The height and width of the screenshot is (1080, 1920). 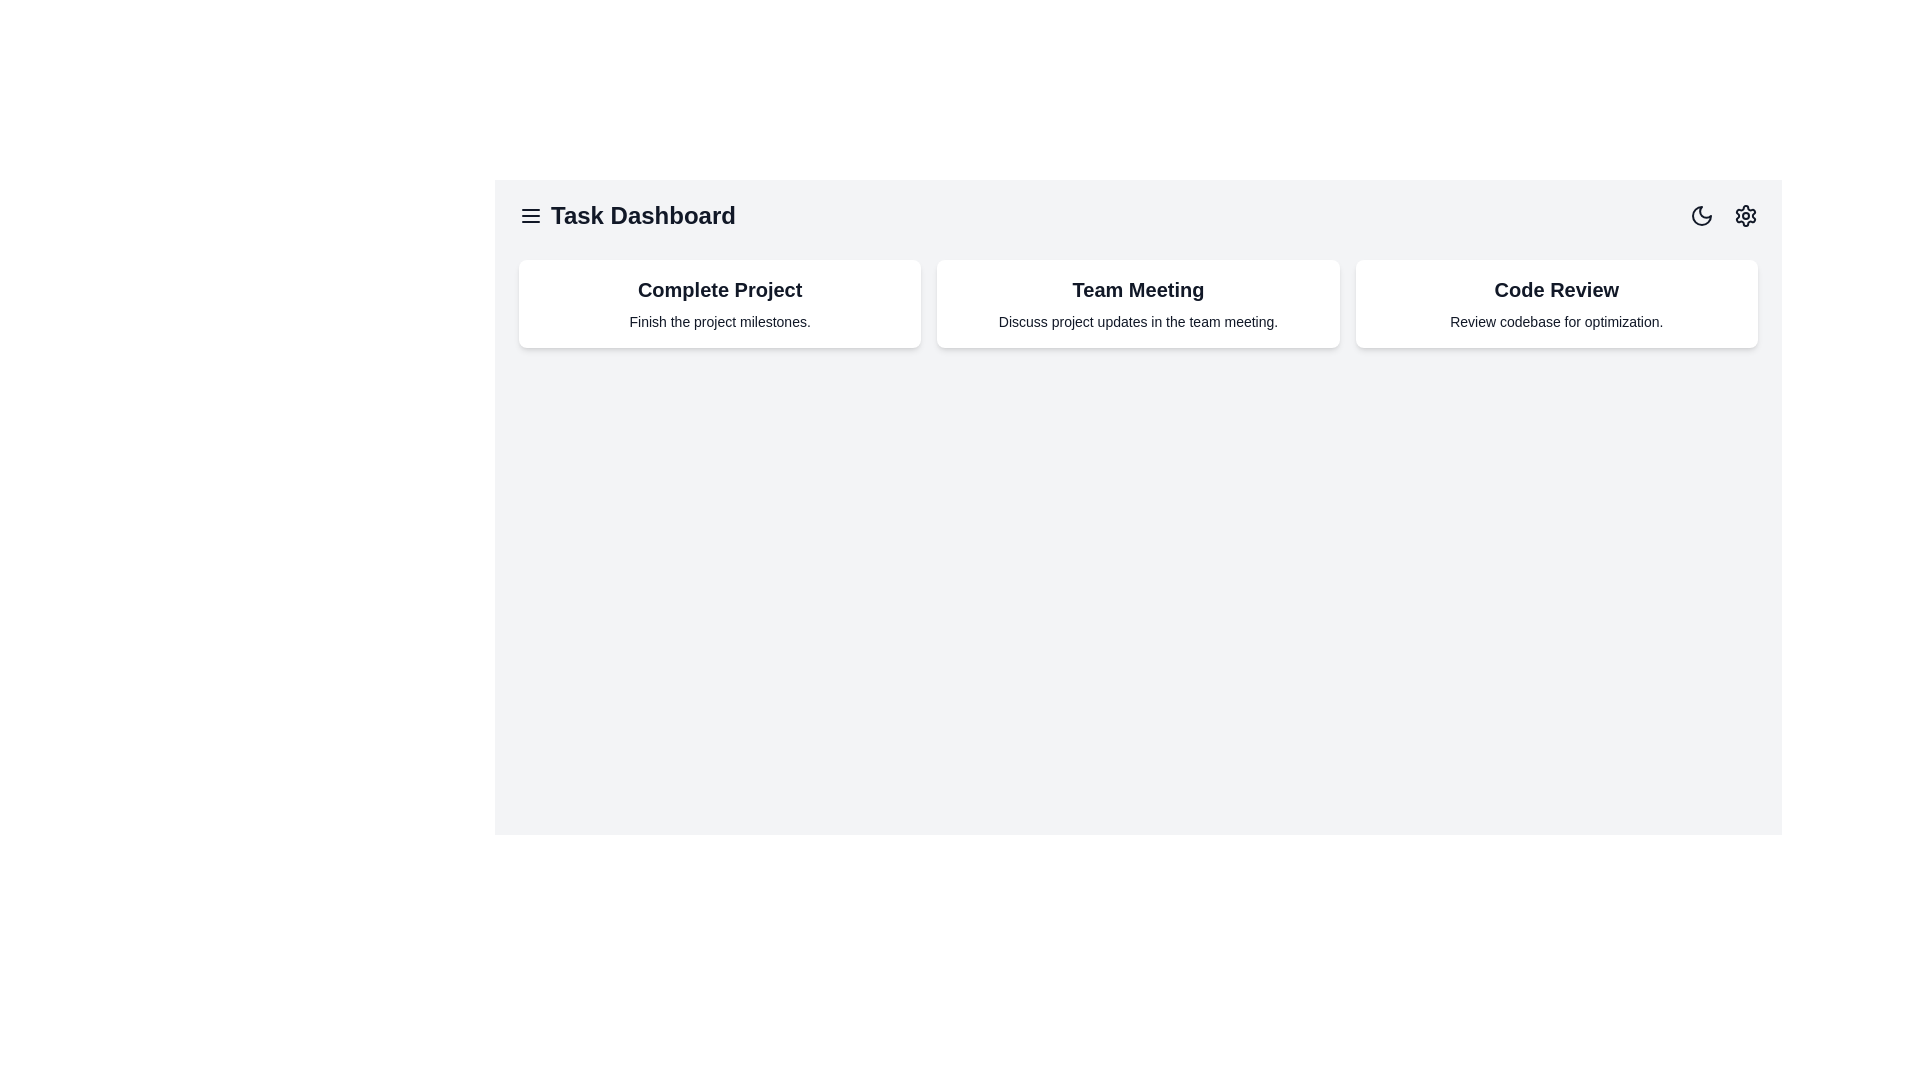 What do you see at coordinates (1701, 216) in the screenshot?
I see `the circular button with a moon icon located in the top-right area of the interface` at bounding box center [1701, 216].